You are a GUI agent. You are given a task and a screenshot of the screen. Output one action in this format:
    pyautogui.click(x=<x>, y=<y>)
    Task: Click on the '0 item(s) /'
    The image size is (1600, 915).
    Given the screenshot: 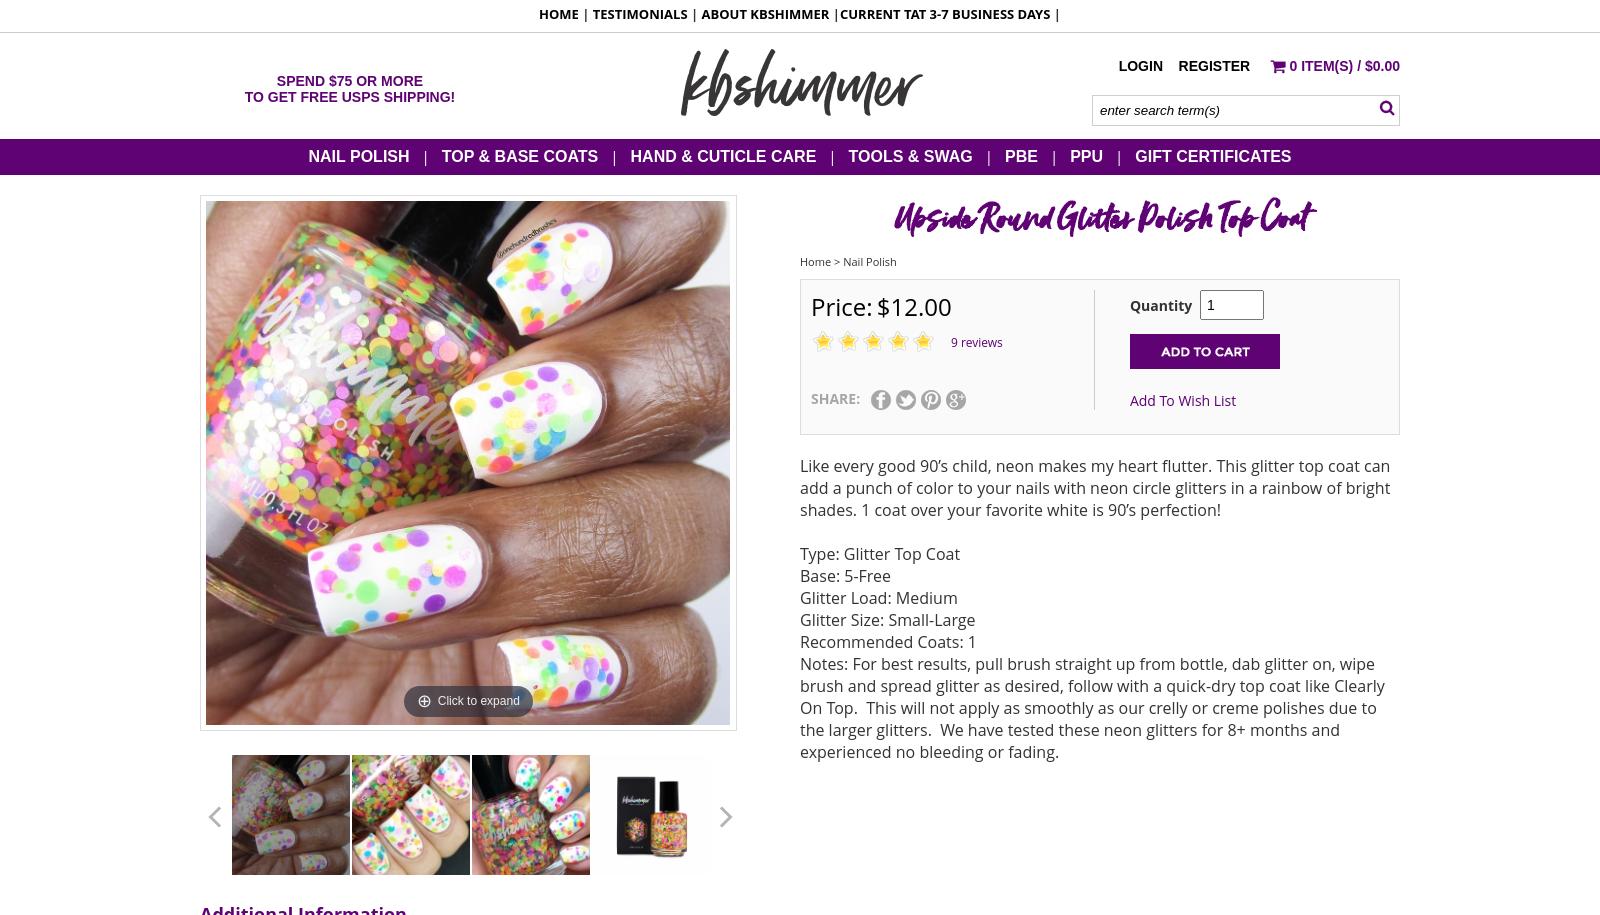 What is the action you would take?
    pyautogui.click(x=1325, y=64)
    